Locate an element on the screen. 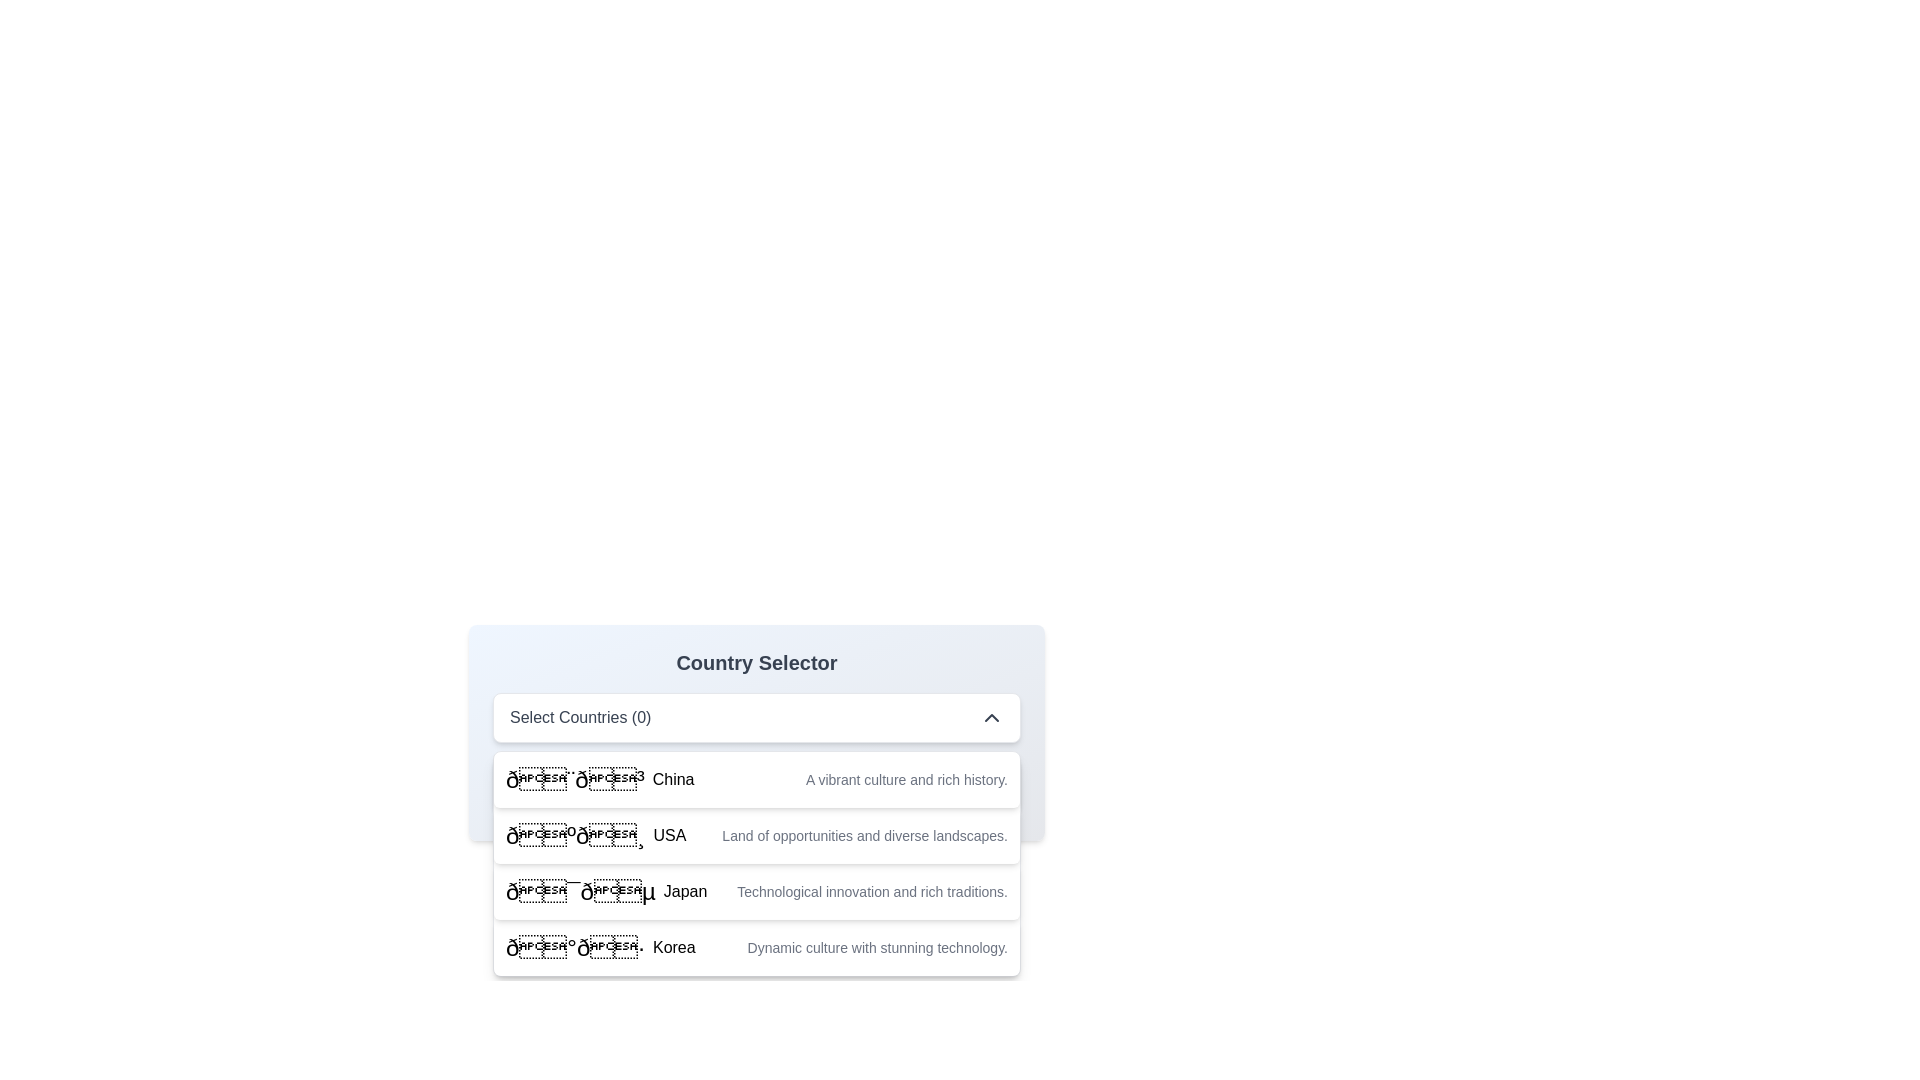 This screenshot has width=1920, height=1080. the prominent flag icon displayed to the left of the 'USA' text in the second row of the 'Country Selector' dropdown interface is located at coordinates (574, 836).